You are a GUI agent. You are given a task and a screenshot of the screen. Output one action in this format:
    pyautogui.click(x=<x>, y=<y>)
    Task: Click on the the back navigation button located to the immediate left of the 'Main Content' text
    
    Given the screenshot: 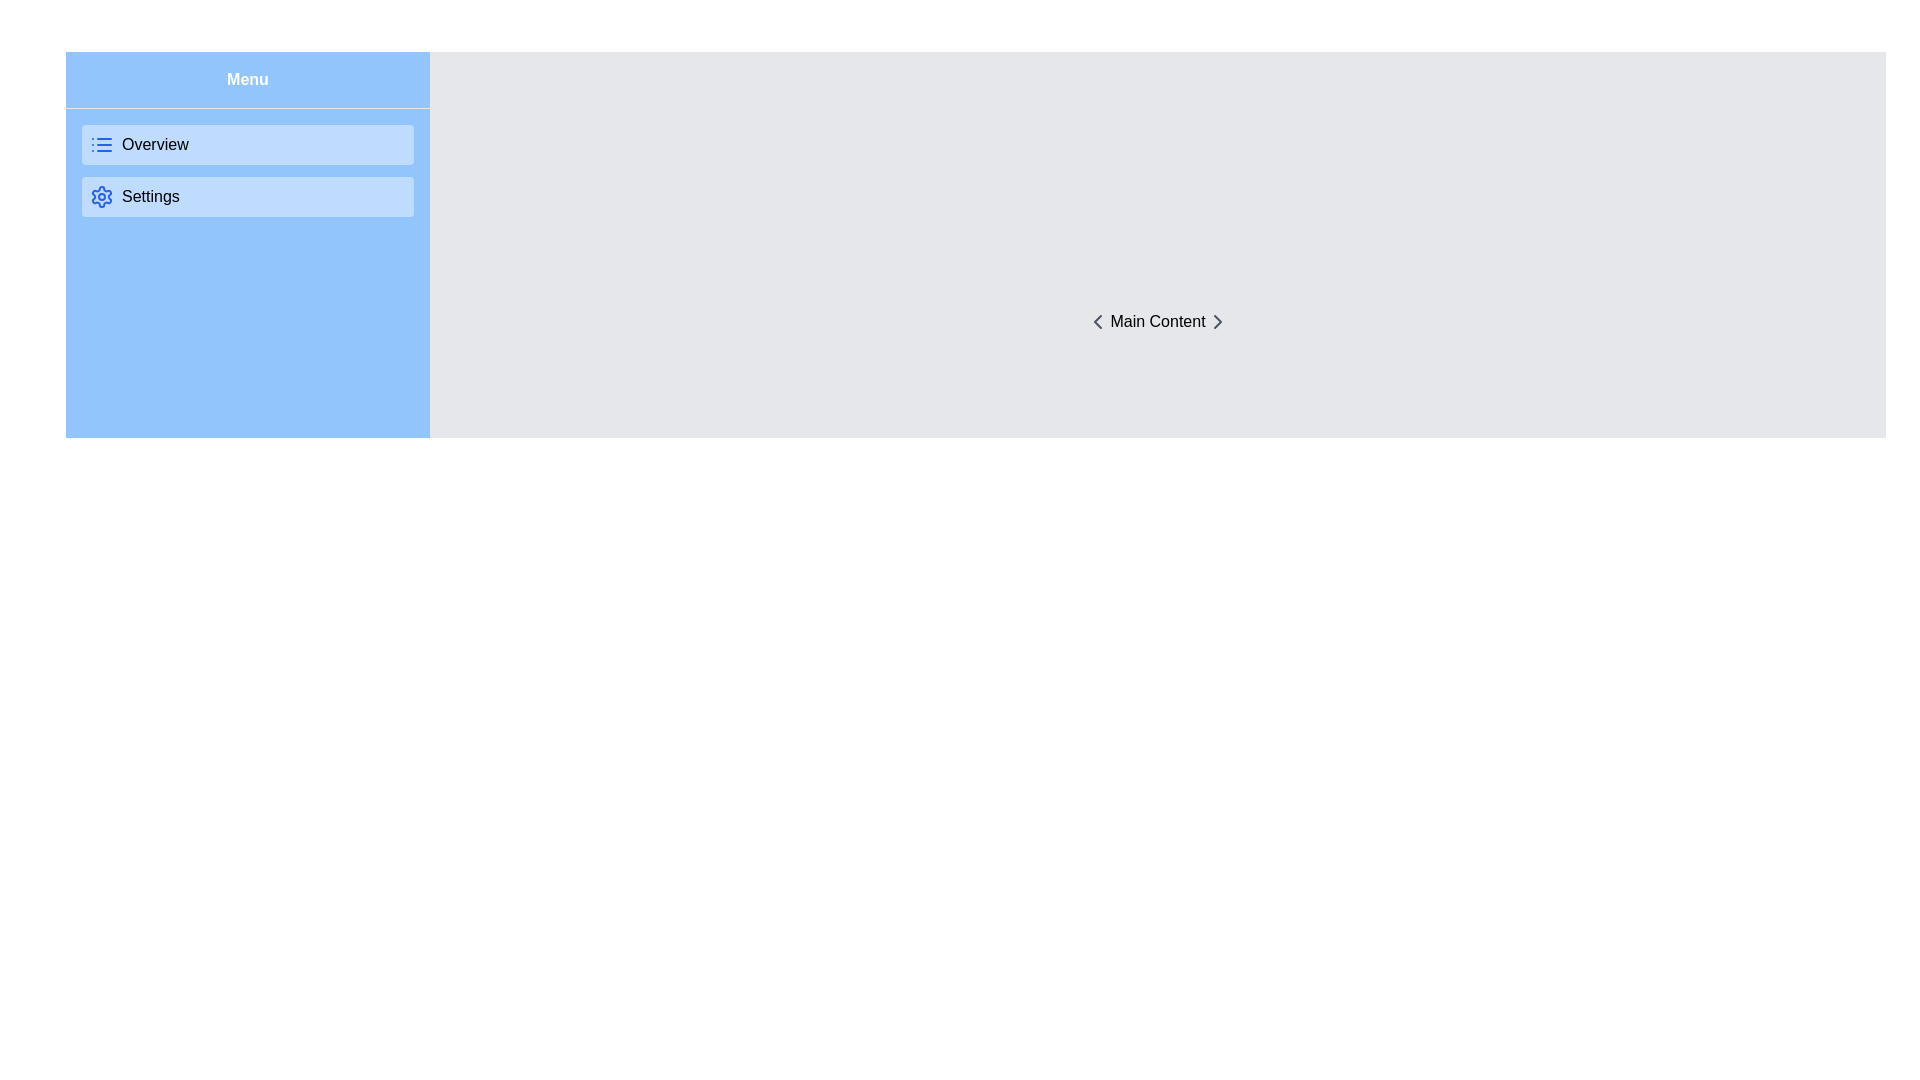 What is the action you would take?
    pyautogui.click(x=1097, y=320)
    